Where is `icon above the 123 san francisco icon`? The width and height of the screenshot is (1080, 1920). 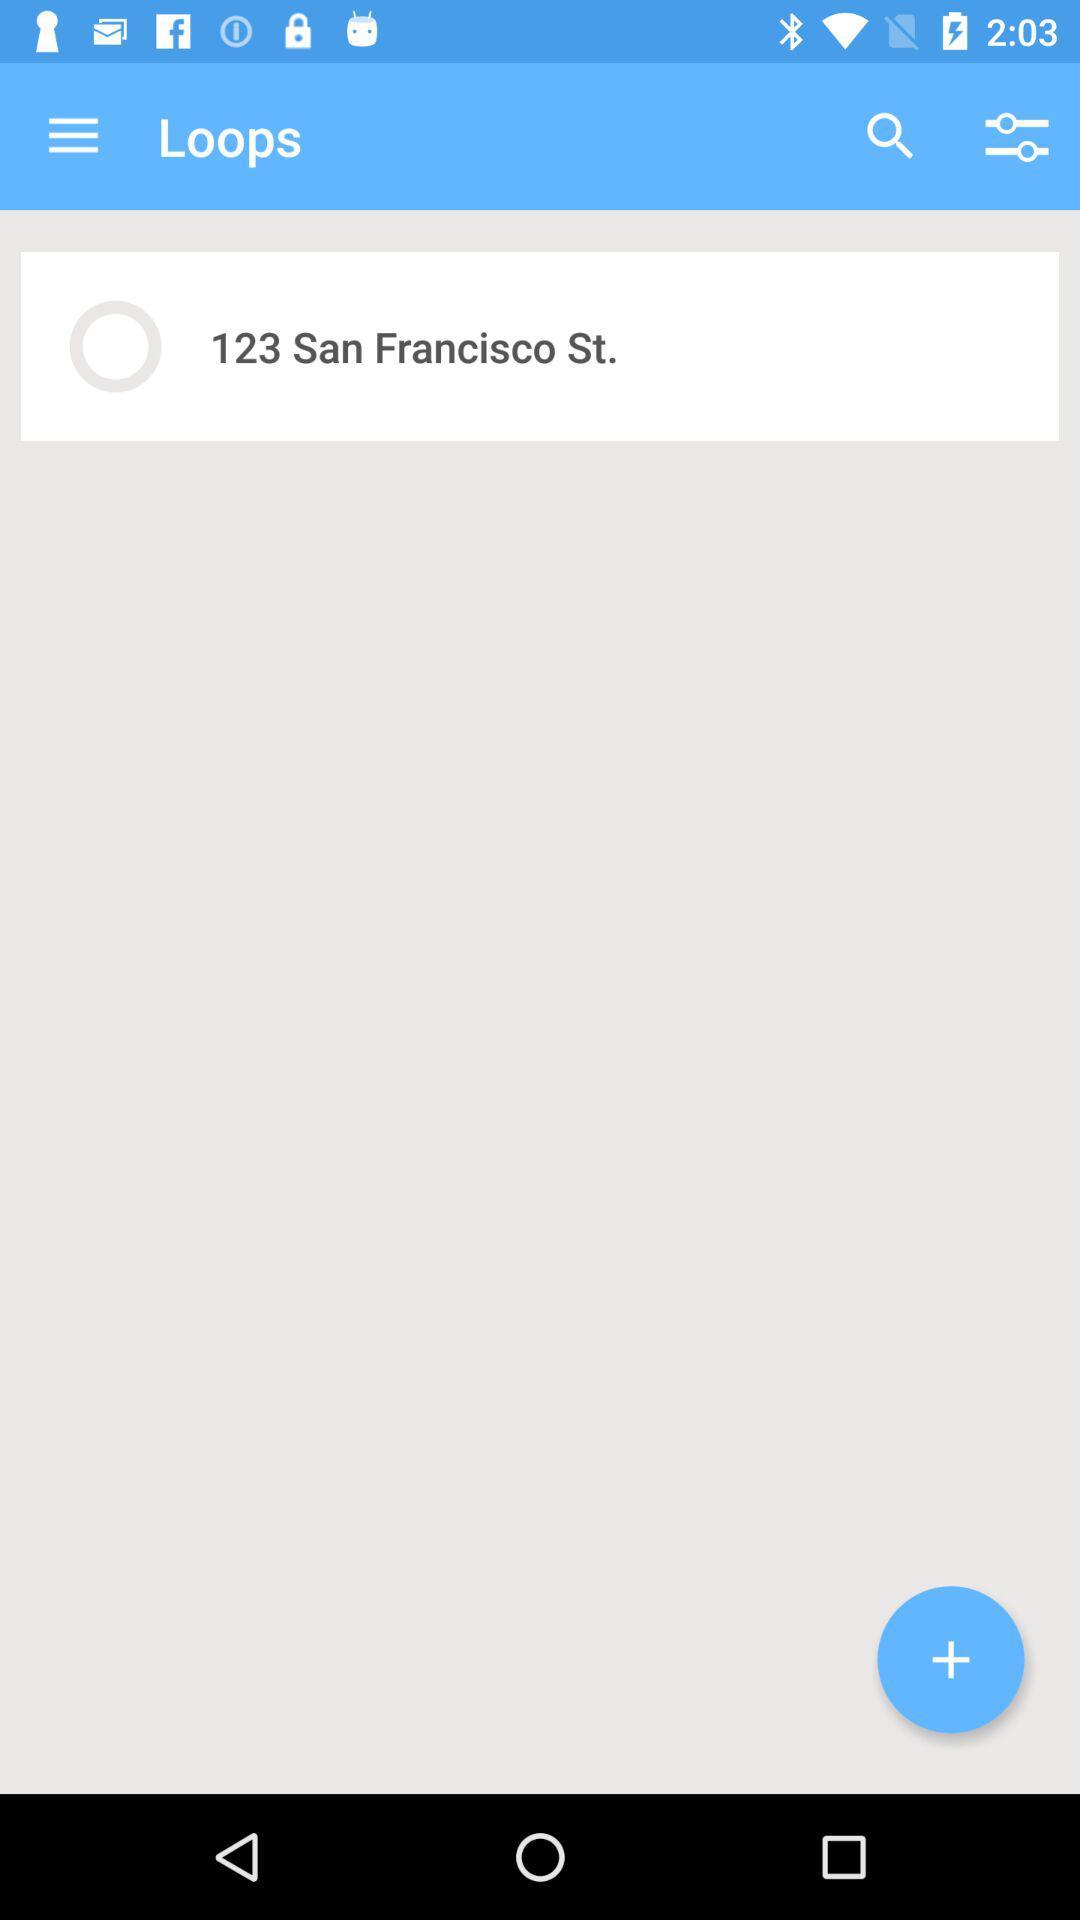
icon above the 123 san francisco icon is located at coordinates (1017, 135).